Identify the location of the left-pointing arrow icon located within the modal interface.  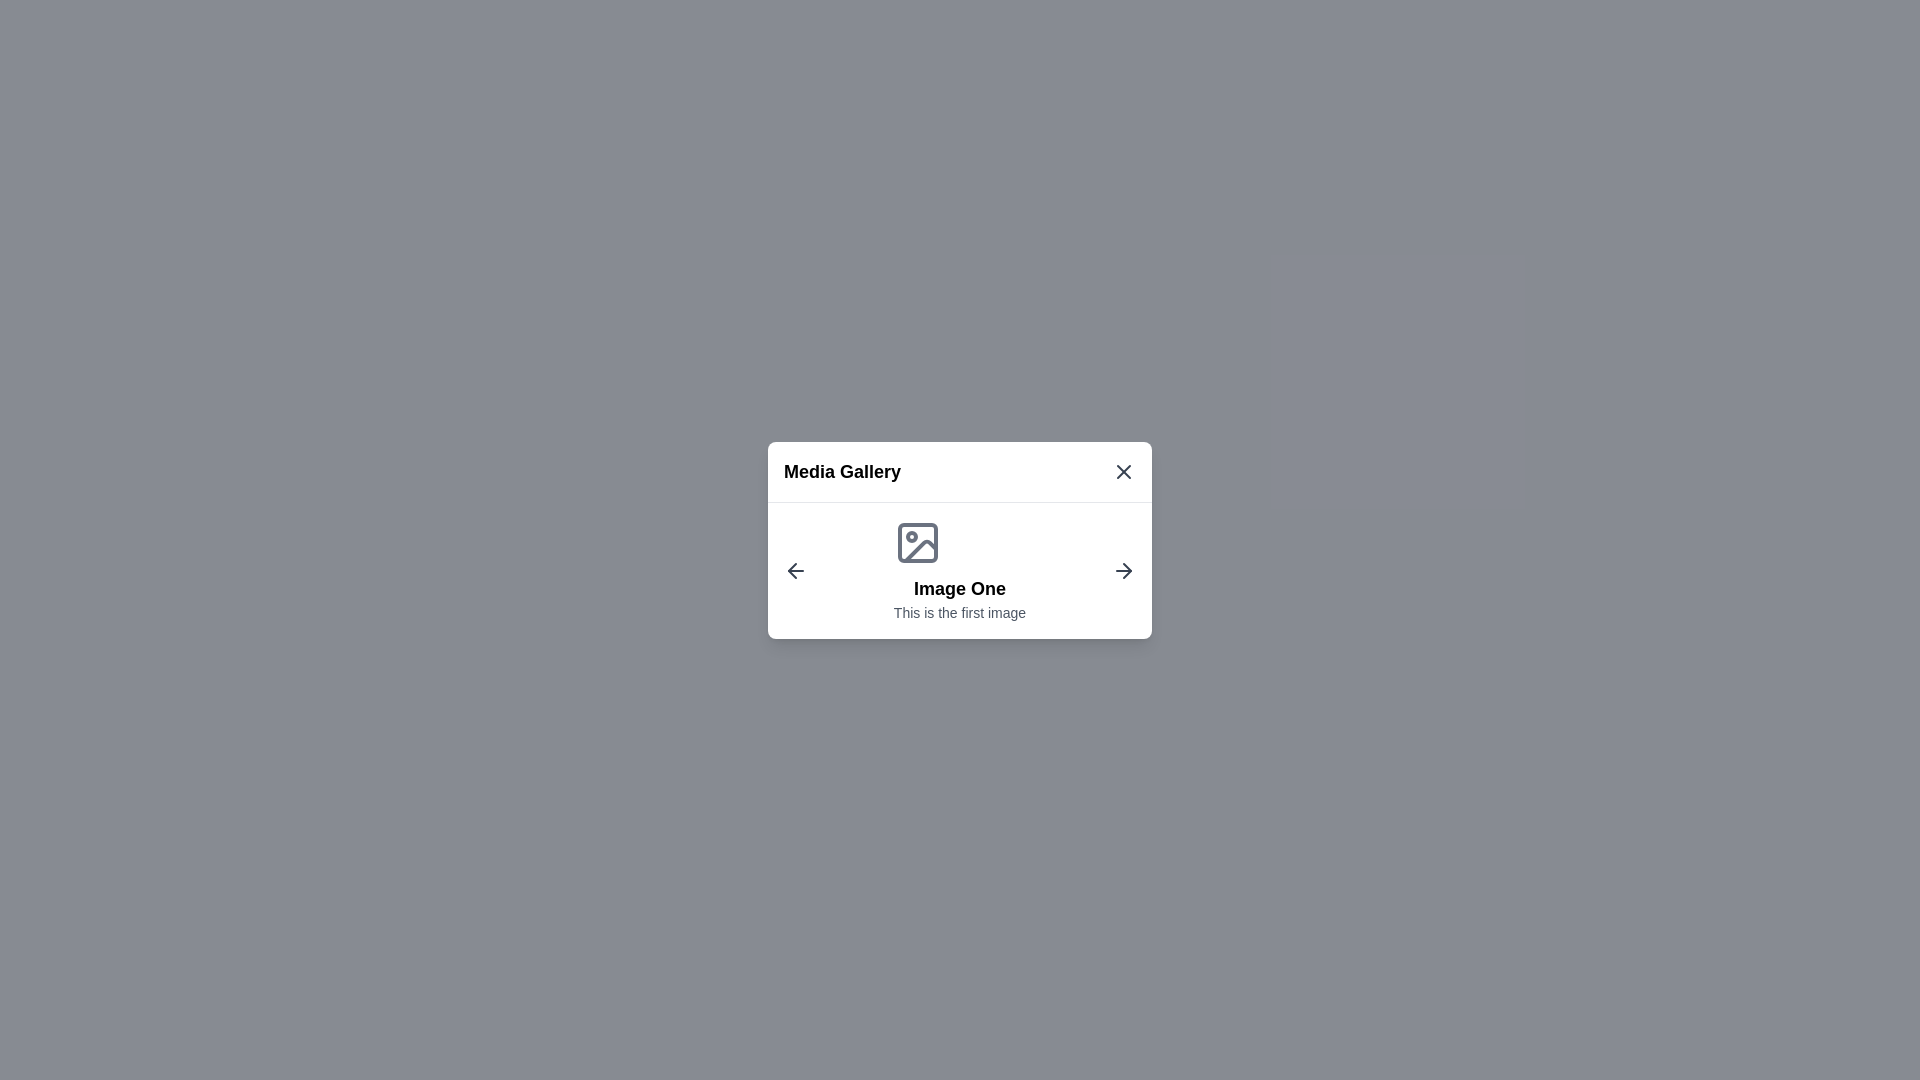
(791, 570).